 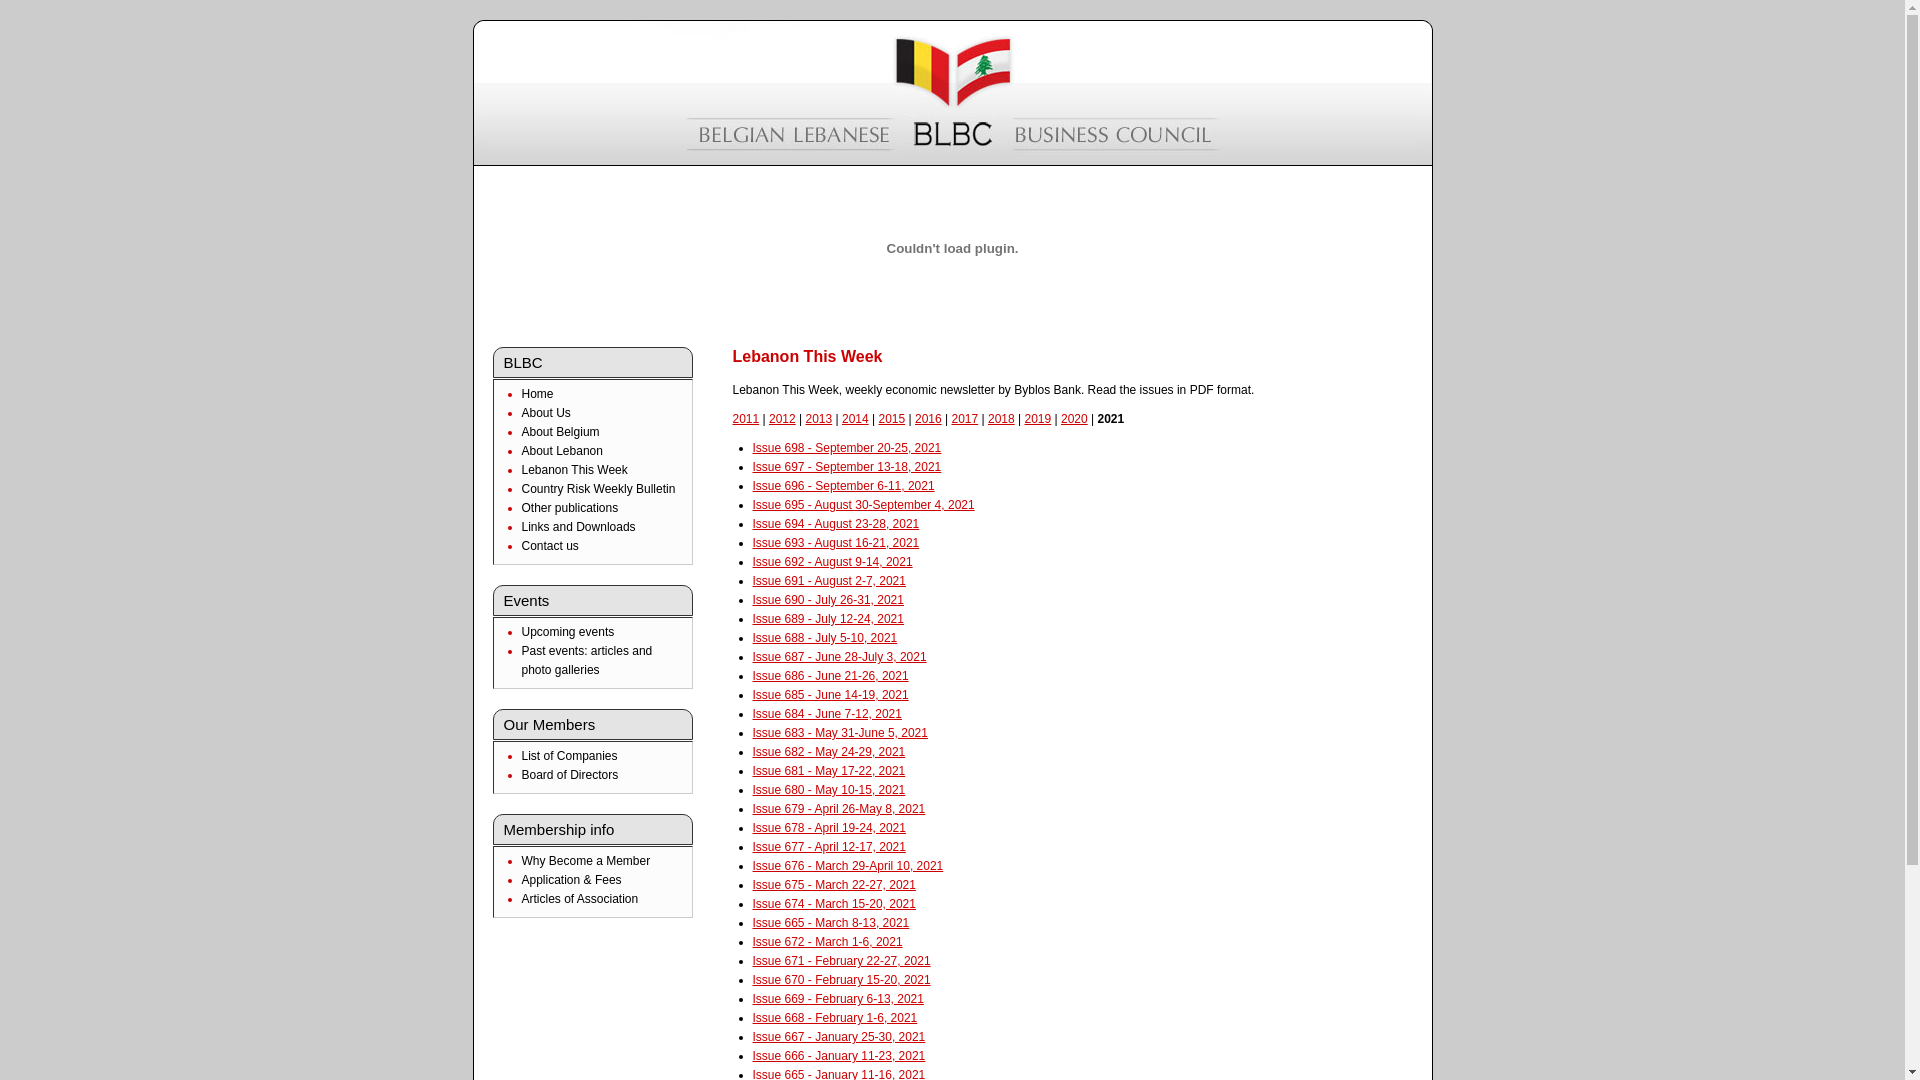 I want to click on 'Links and Downloads', so click(x=522, y=526).